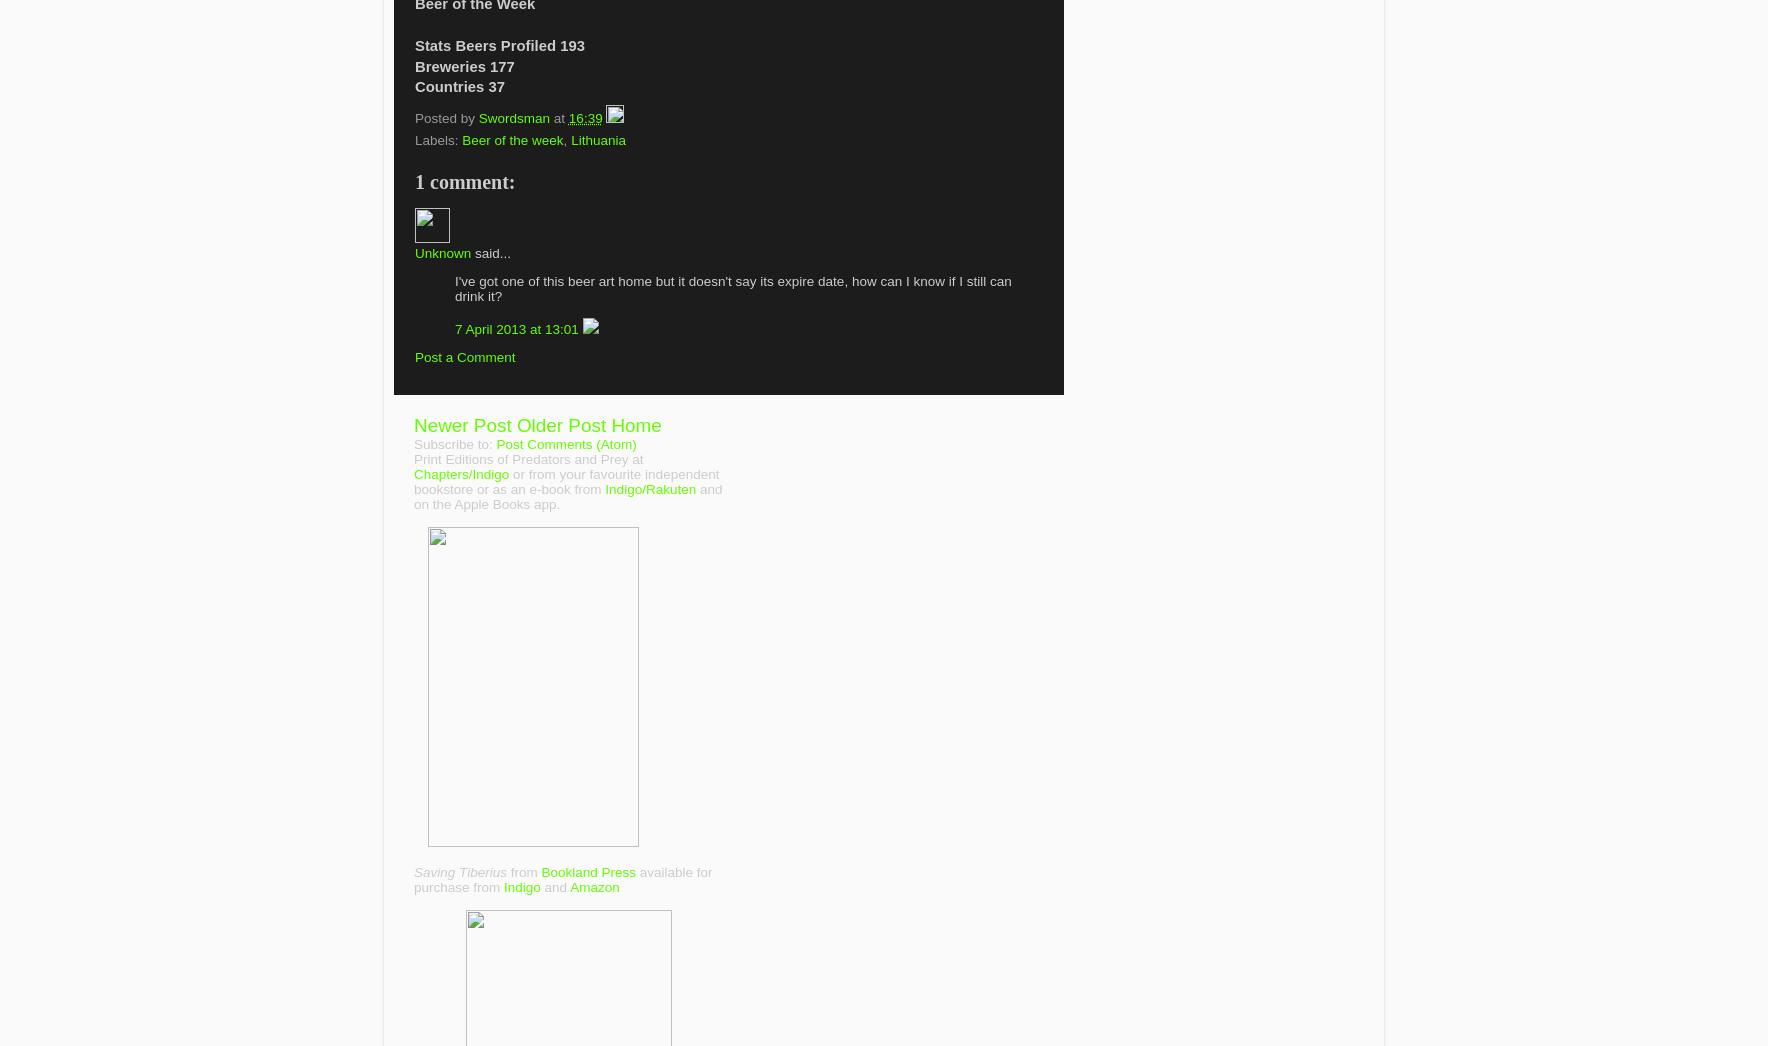  I want to click on 'Home', so click(610, 423).